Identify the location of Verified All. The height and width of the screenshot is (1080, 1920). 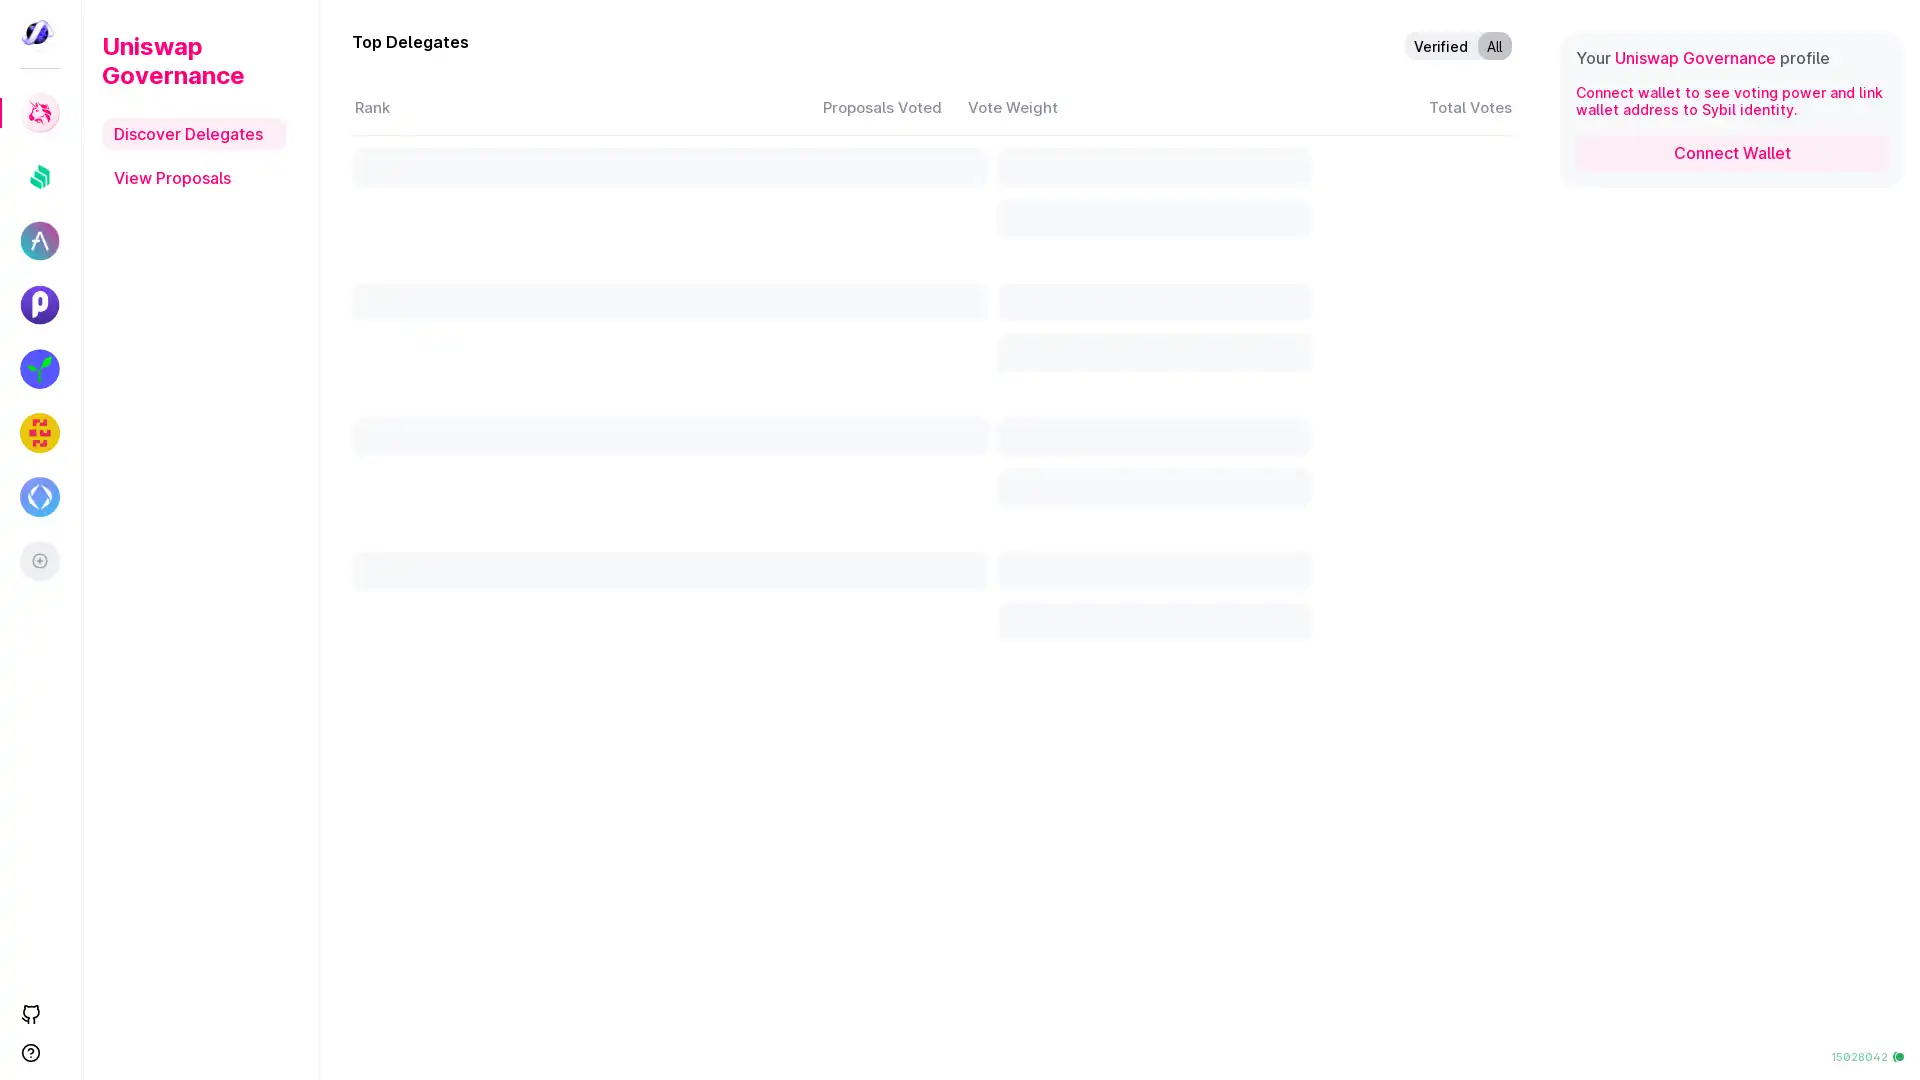
(1458, 45).